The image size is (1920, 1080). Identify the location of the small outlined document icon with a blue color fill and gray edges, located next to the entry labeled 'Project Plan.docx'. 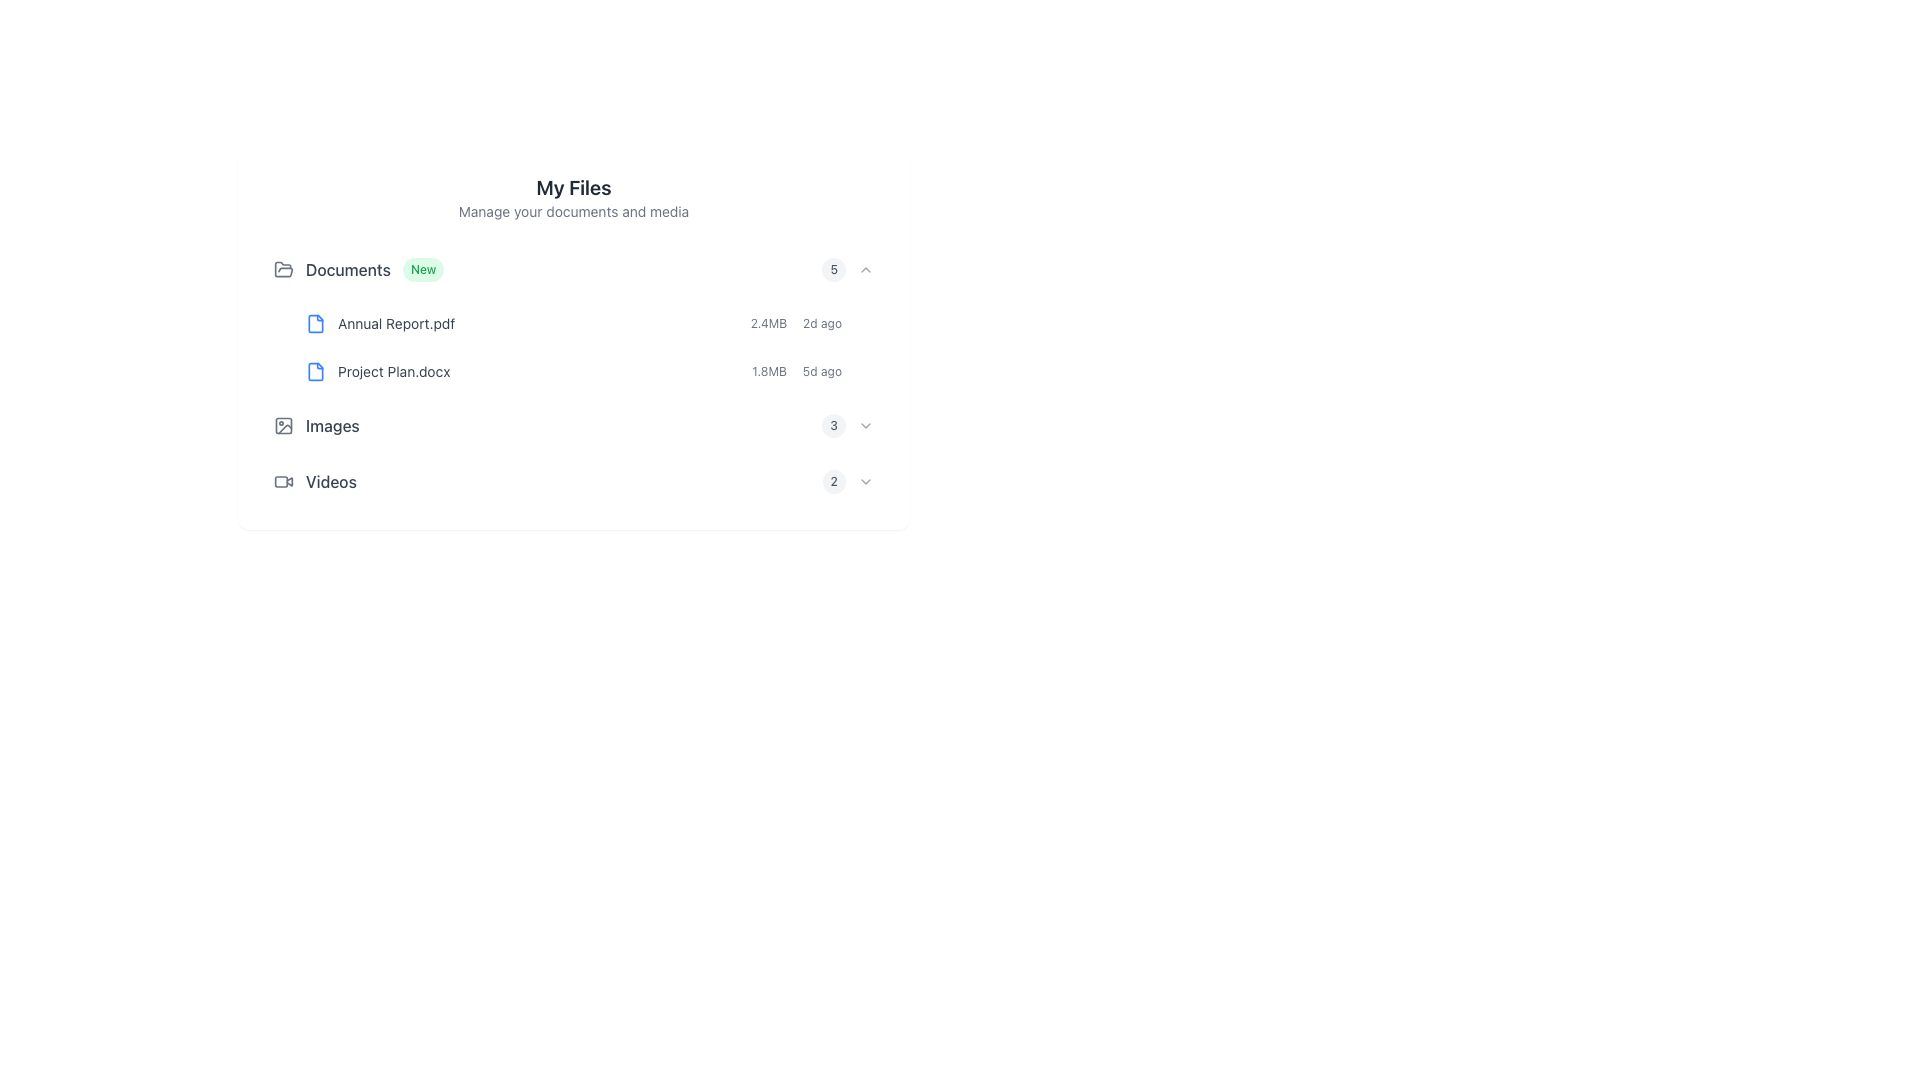
(315, 371).